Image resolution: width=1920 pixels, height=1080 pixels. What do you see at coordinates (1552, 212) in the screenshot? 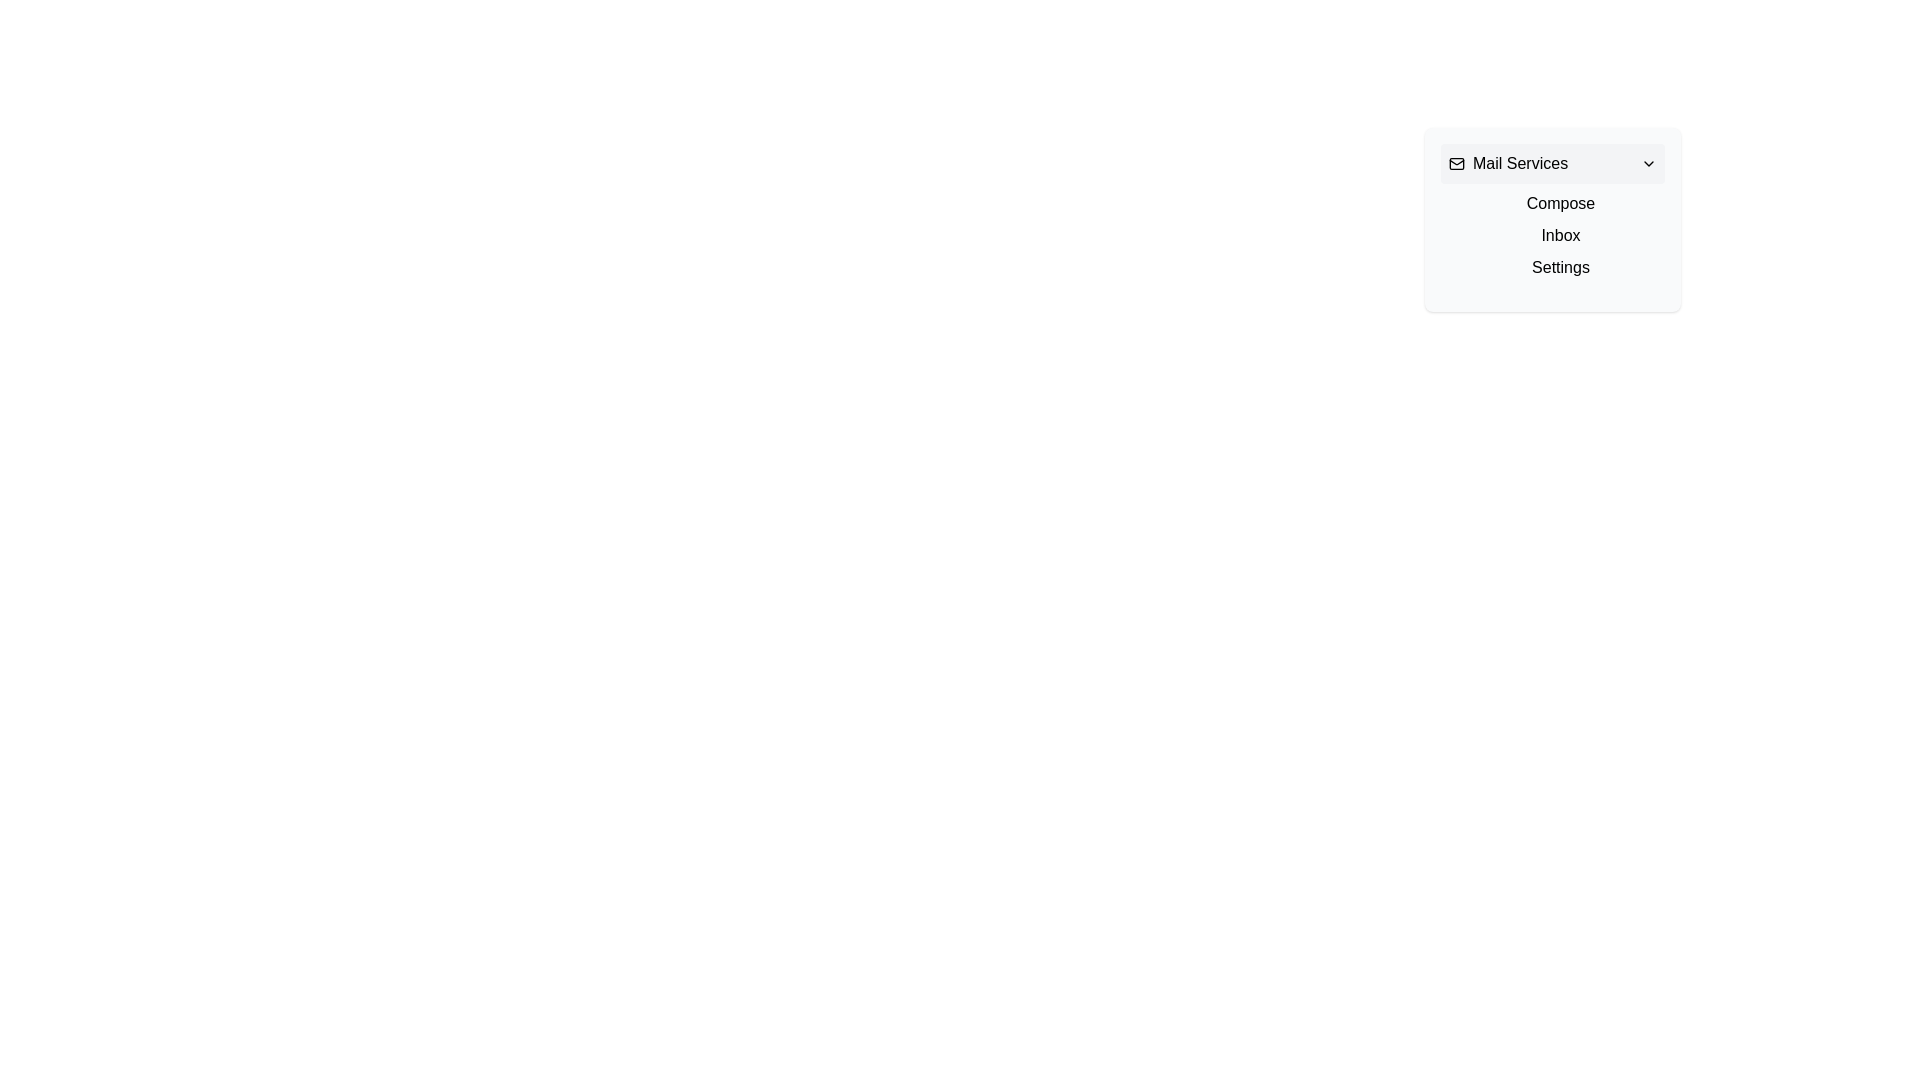
I see `the 'Compose' menu item located inside the 'Mail Services' dropdown menu` at bounding box center [1552, 212].